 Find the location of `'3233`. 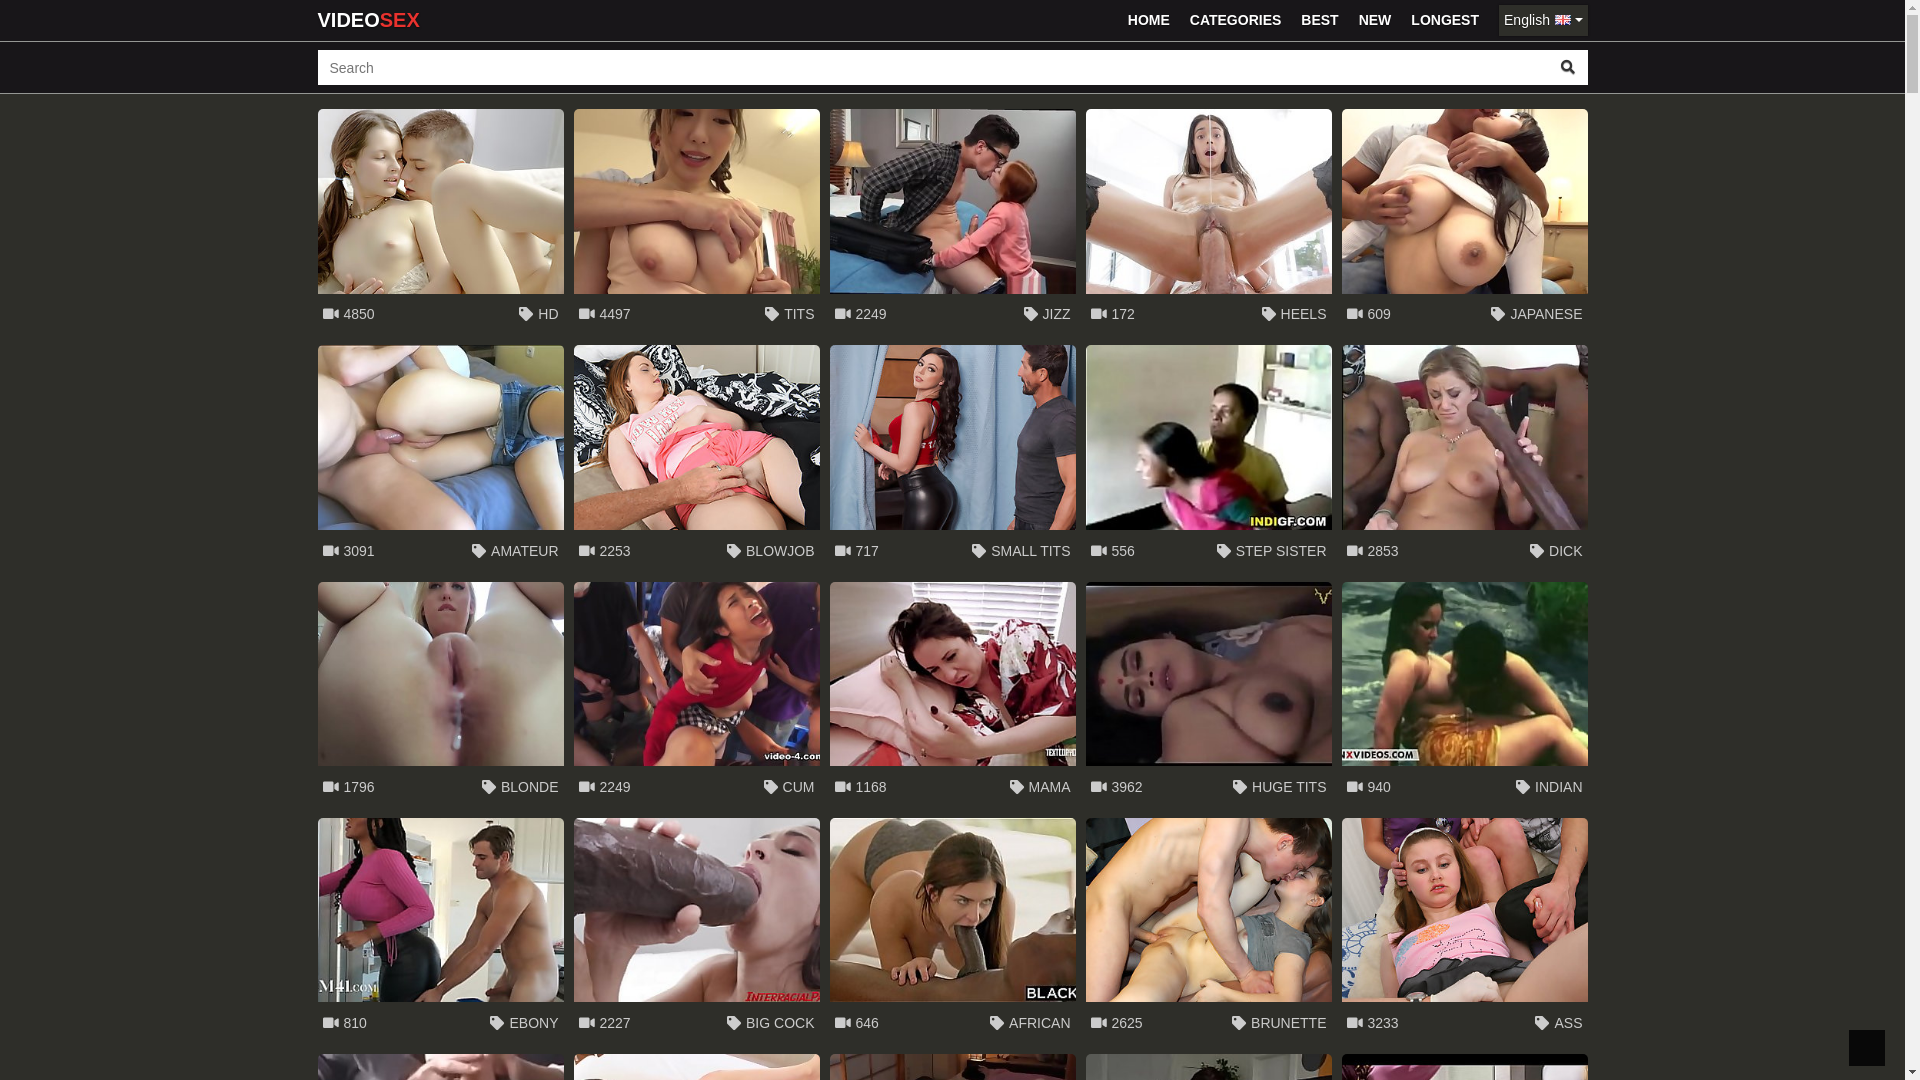

'3233 is located at coordinates (1342, 930).